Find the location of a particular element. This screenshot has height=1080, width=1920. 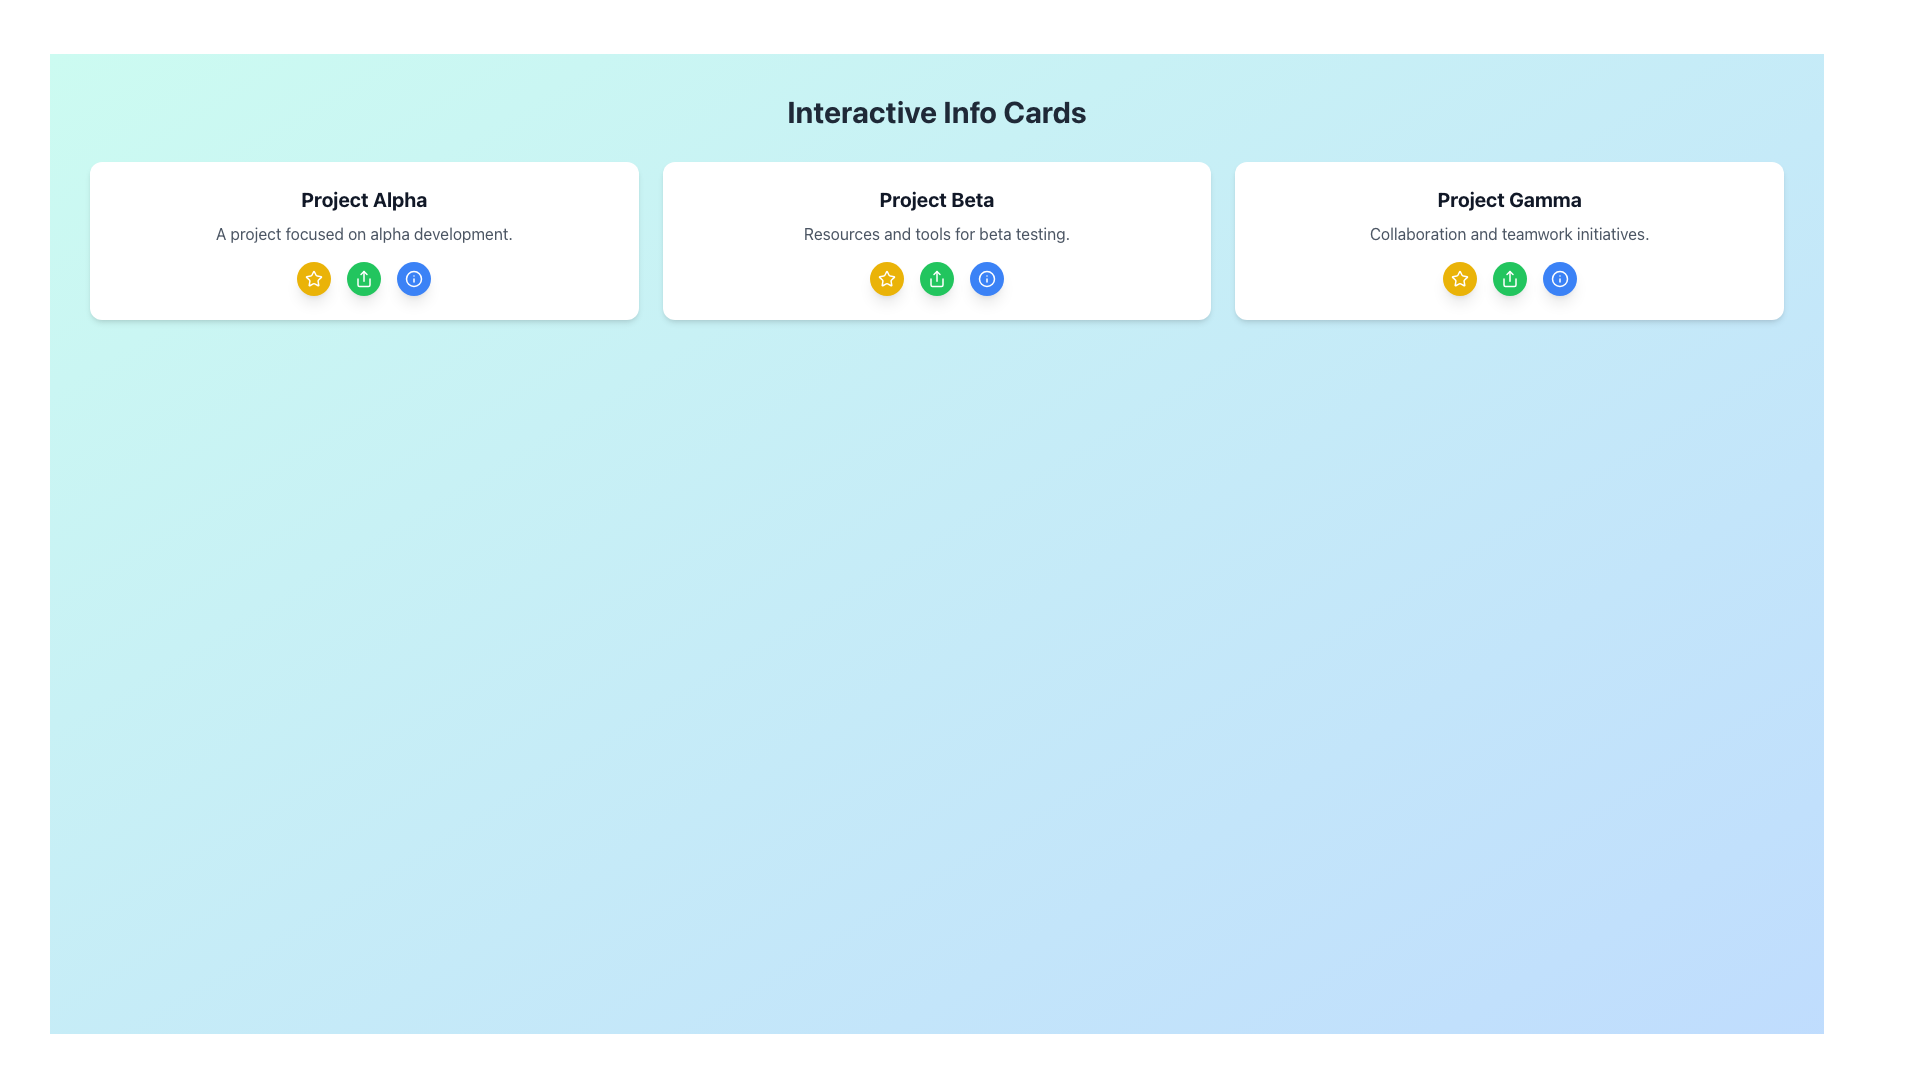

the star icon button located in the leftmost card under 'Project Alpha' to potentially see a tooltip is located at coordinates (313, 278).